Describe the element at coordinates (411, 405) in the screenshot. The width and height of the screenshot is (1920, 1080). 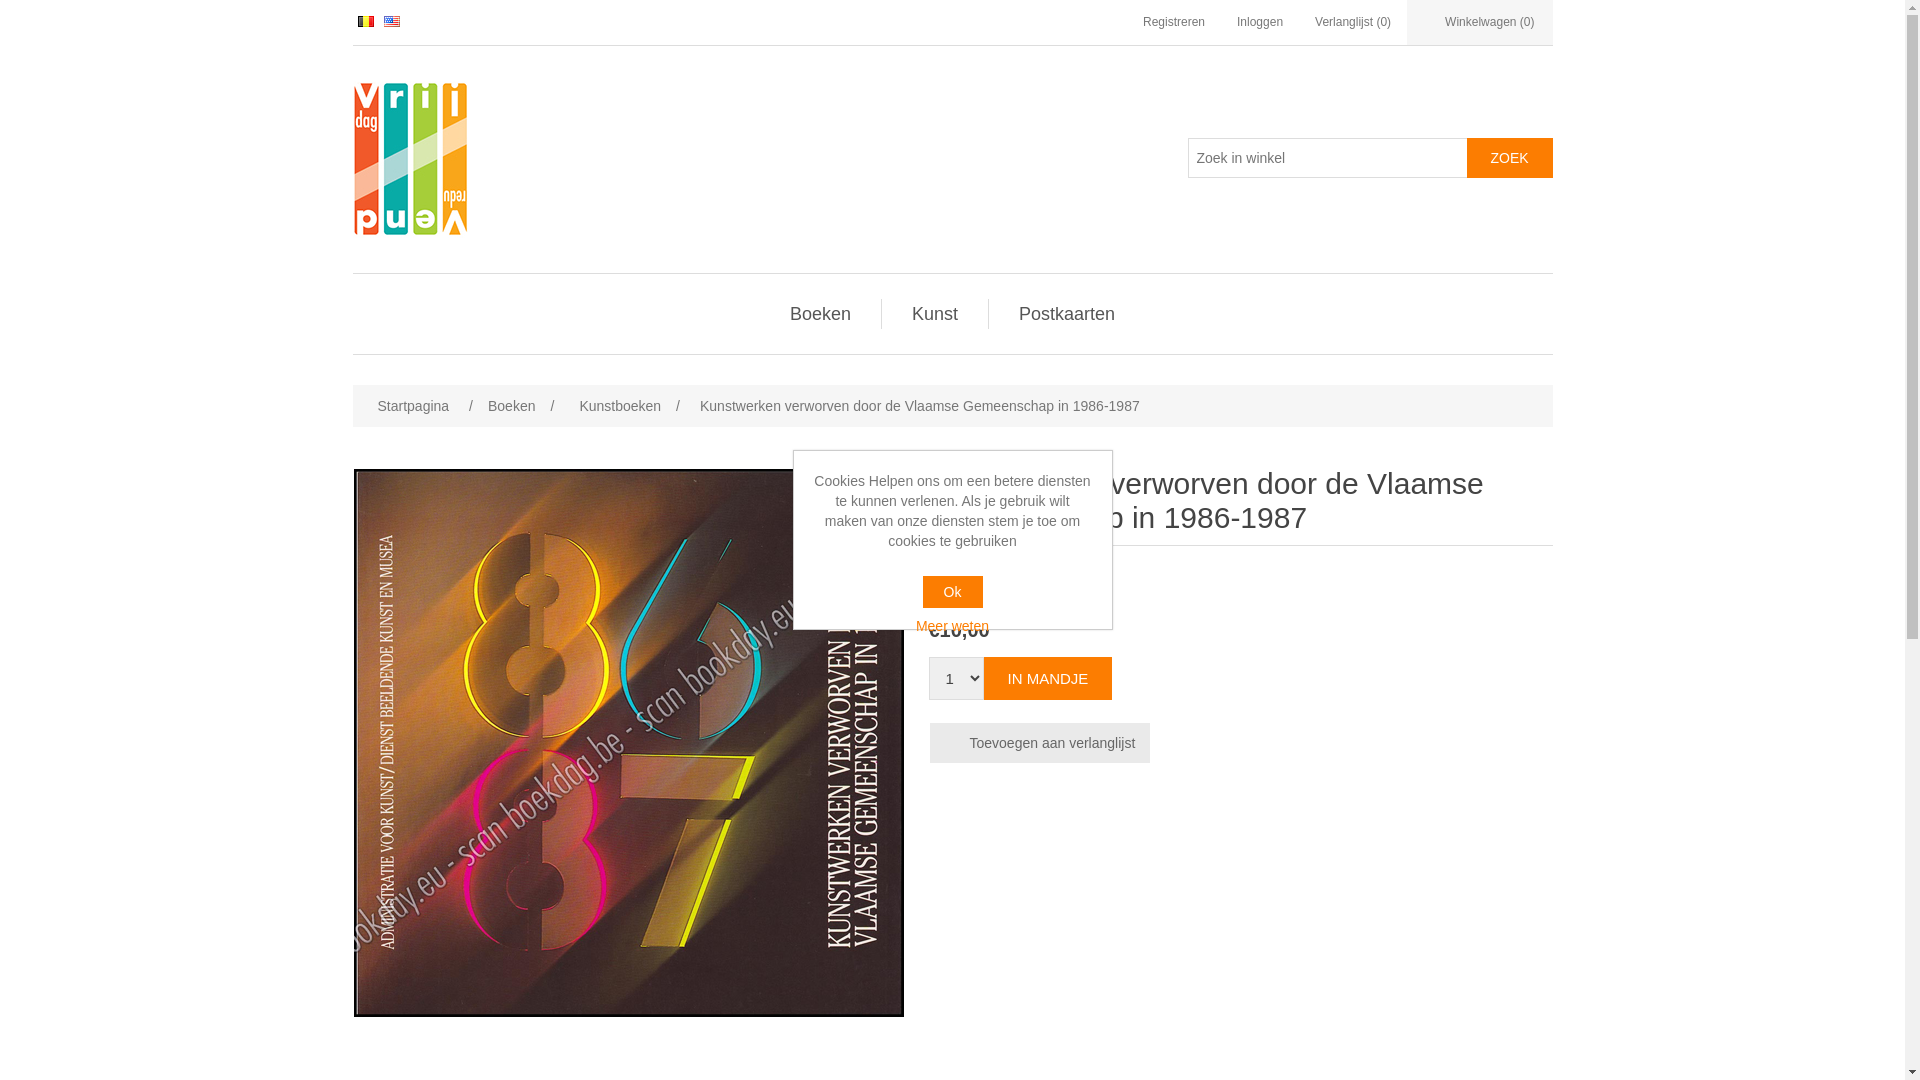
I see `'Startpagina'` at that location.